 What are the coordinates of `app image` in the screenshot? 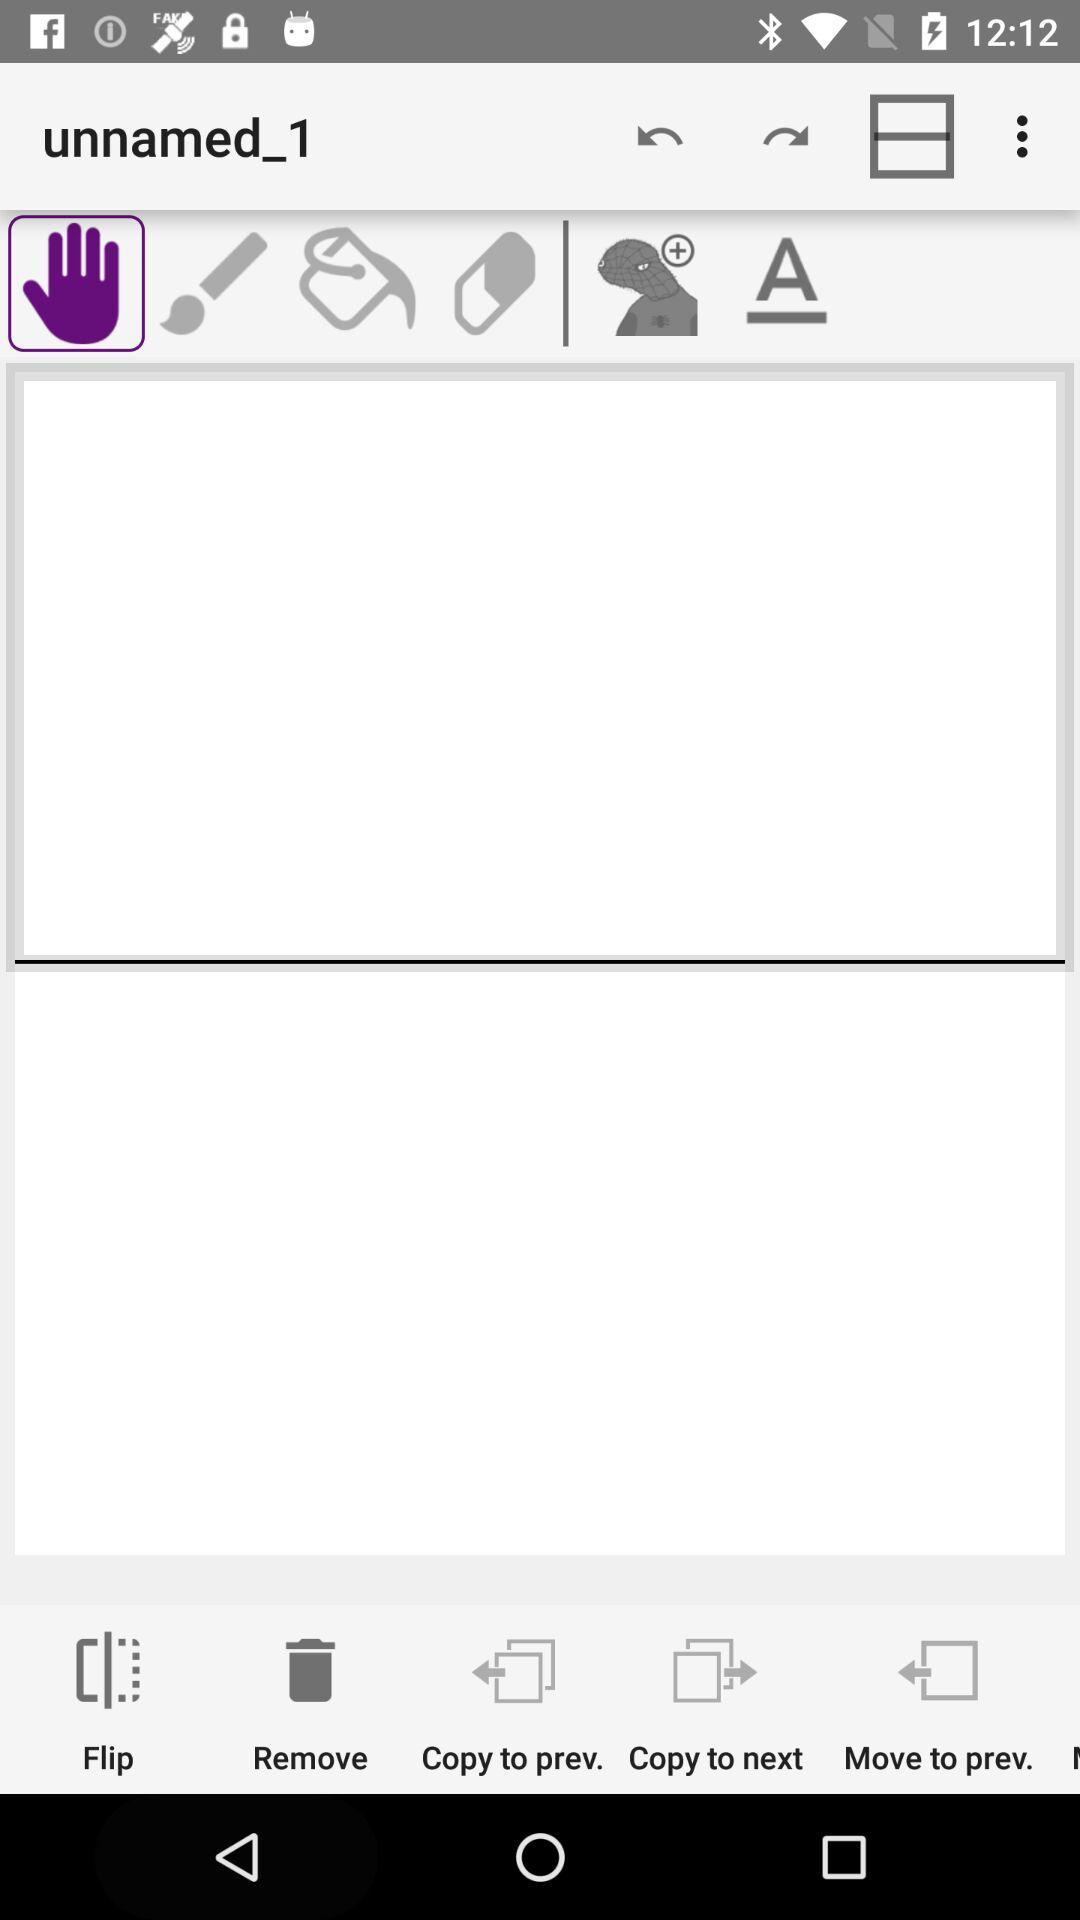 It's located at (644, 282).